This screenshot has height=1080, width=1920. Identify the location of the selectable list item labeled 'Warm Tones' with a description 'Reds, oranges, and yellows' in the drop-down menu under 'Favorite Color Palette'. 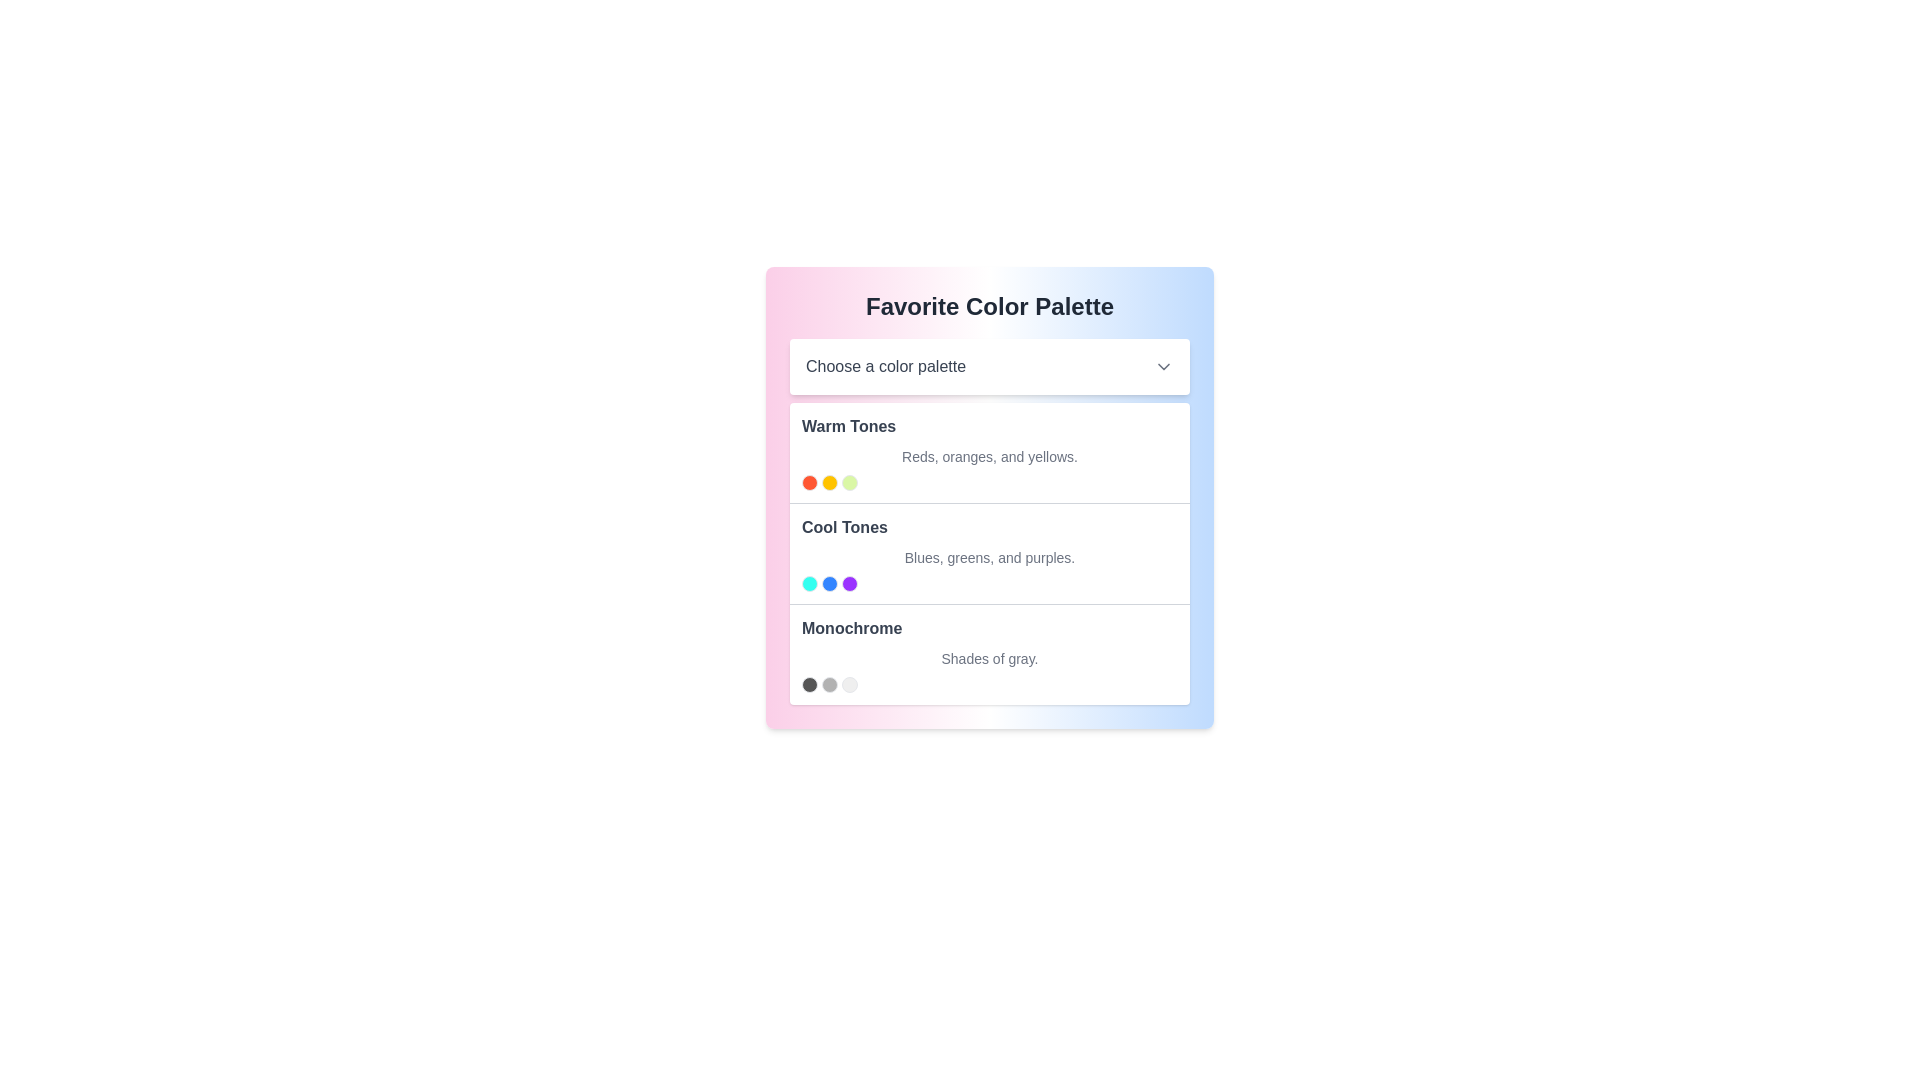
(989, 452).